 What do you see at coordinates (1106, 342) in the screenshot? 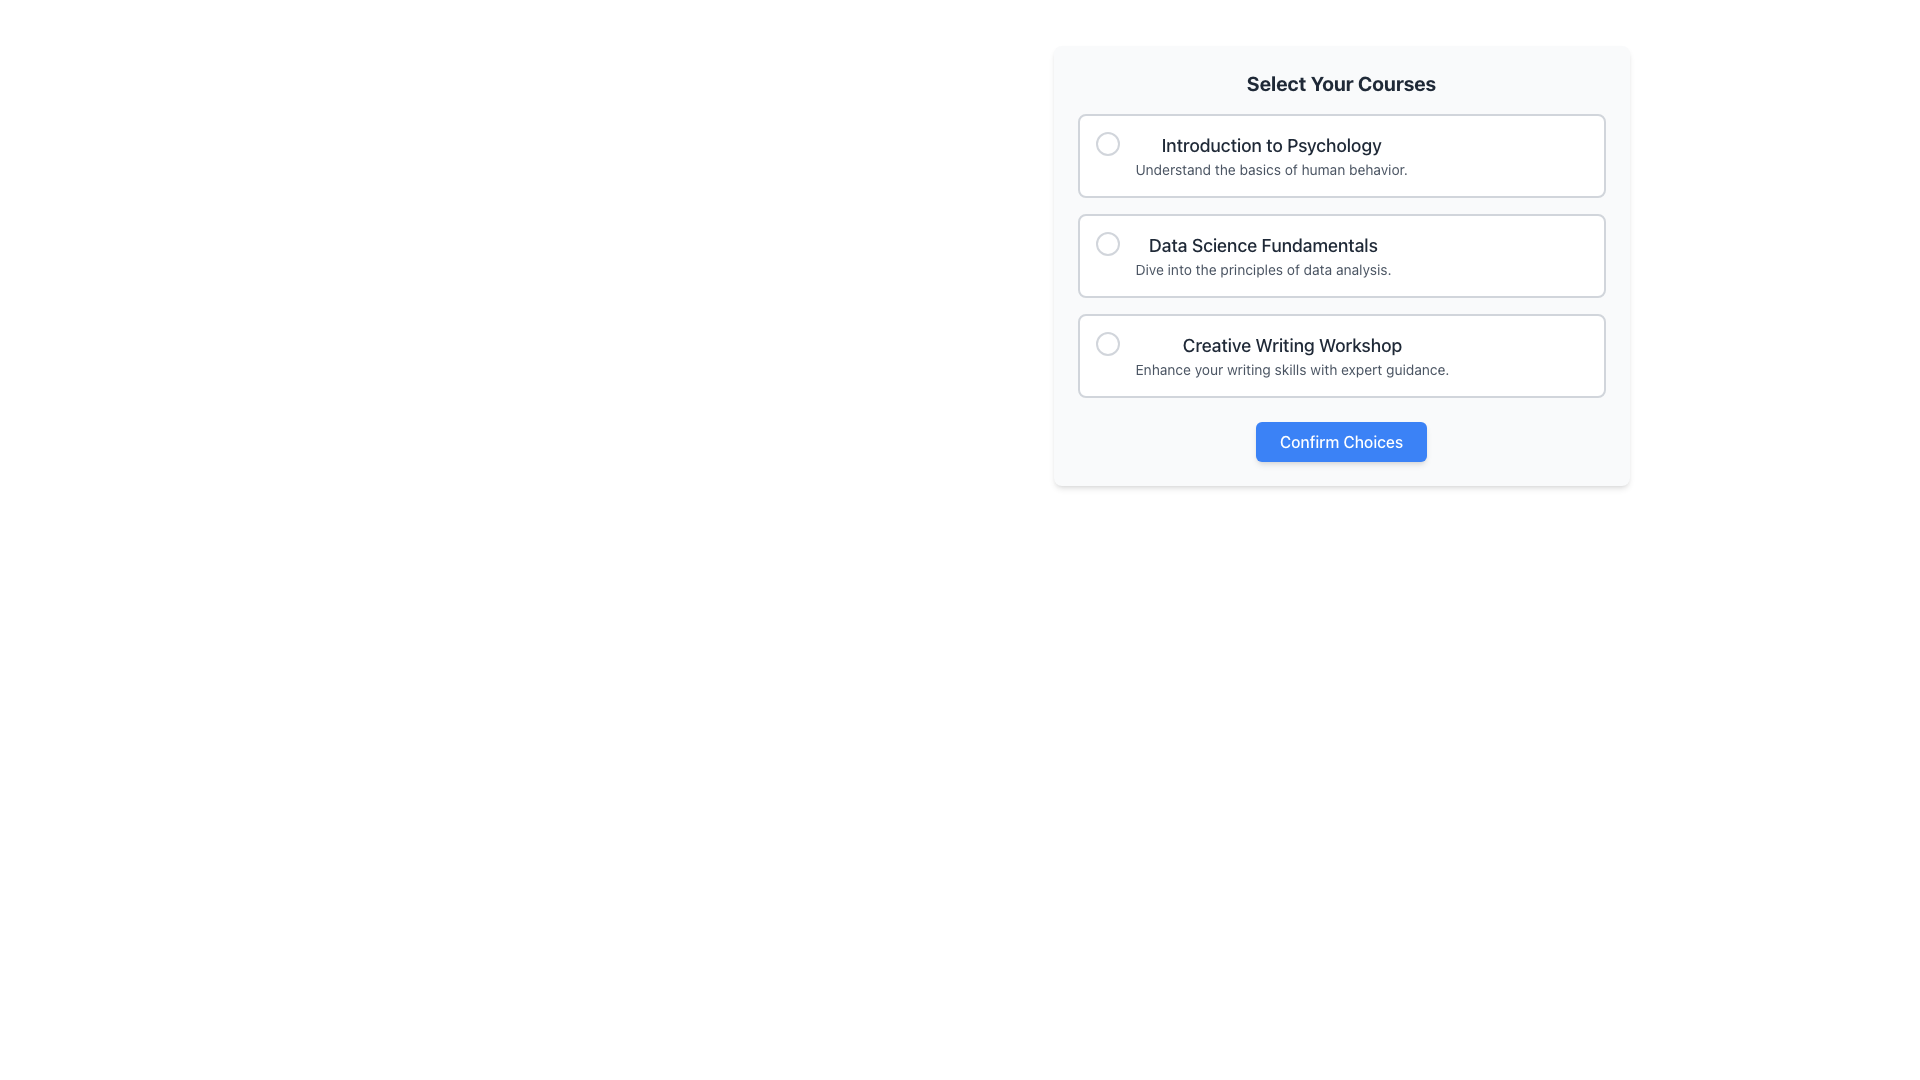
I see `the radio button for the 'Creative Writing Workshop'` at bounding box center [1106, 342].